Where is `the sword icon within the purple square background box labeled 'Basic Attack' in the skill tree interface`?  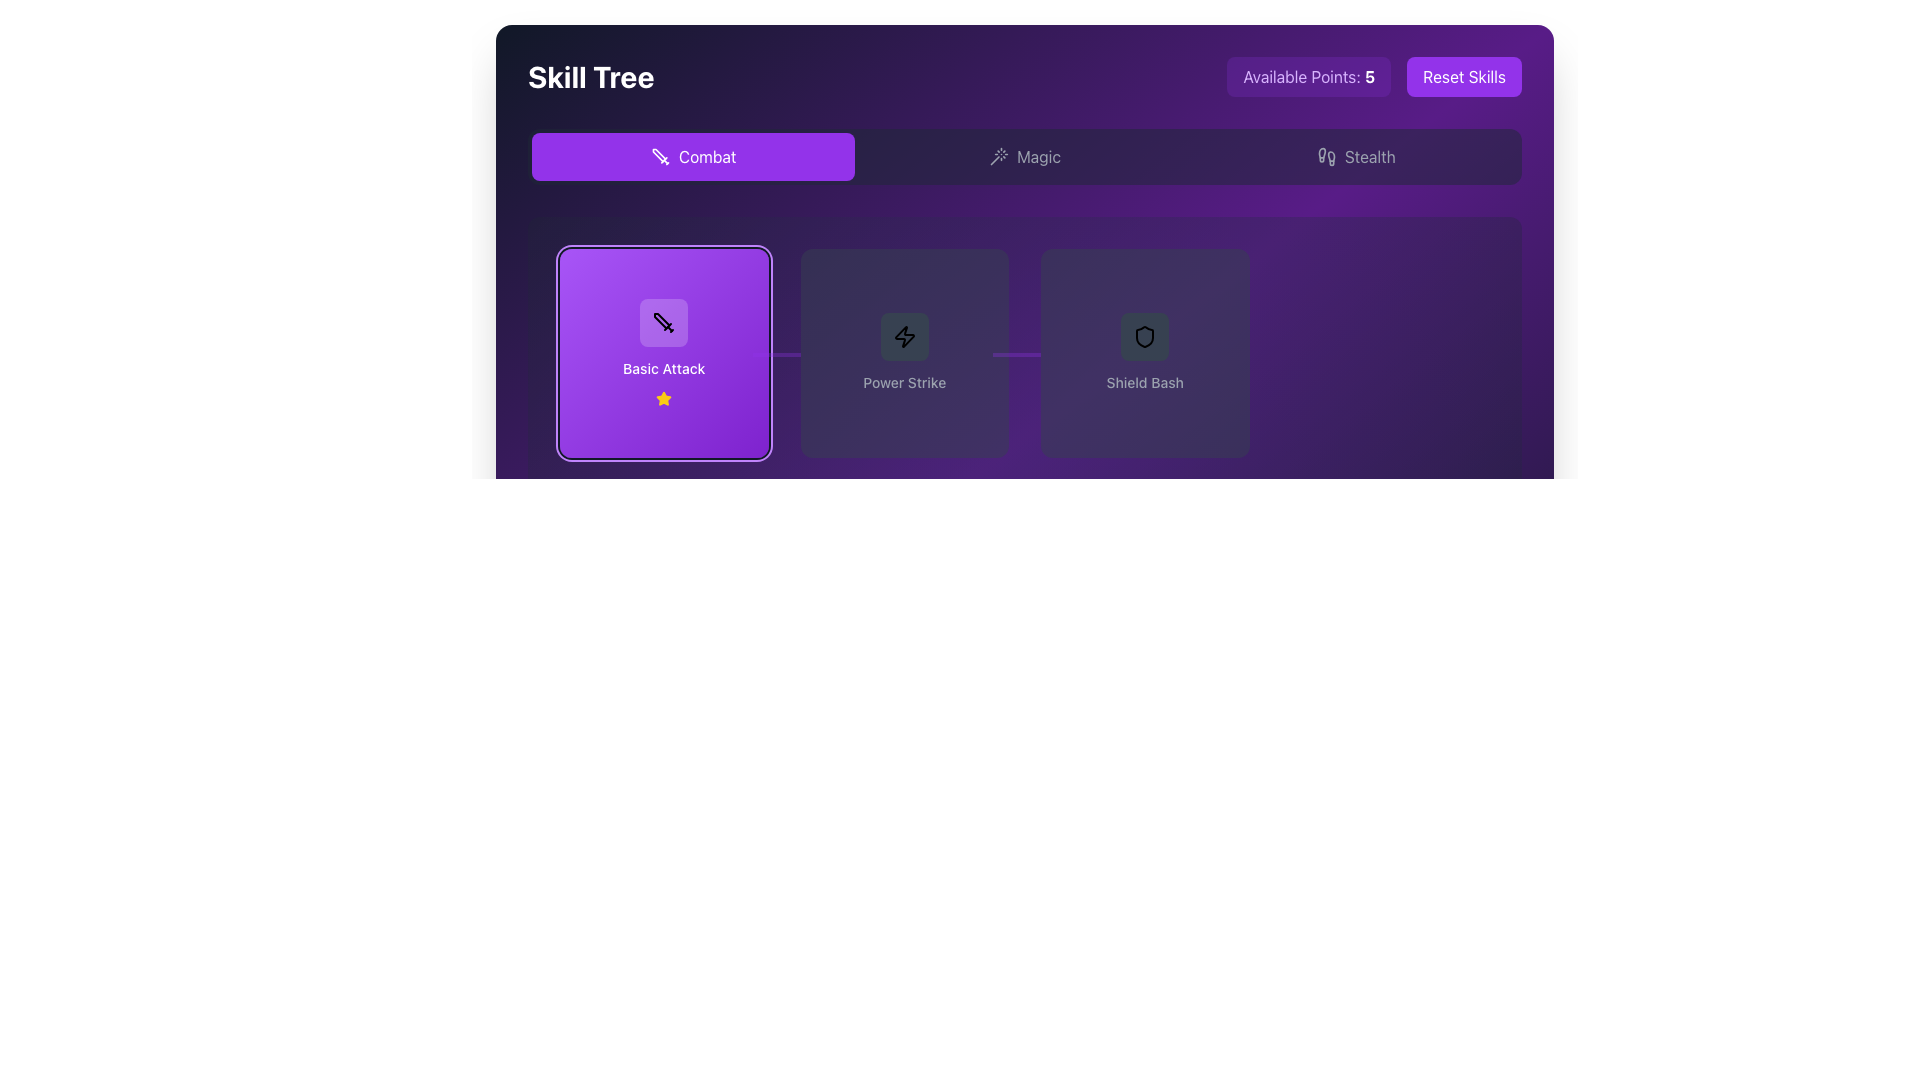
the sword icon within the purple square background box labeled 'Basic Attack' in the skill tree interface is located at coordinates (664, 322).